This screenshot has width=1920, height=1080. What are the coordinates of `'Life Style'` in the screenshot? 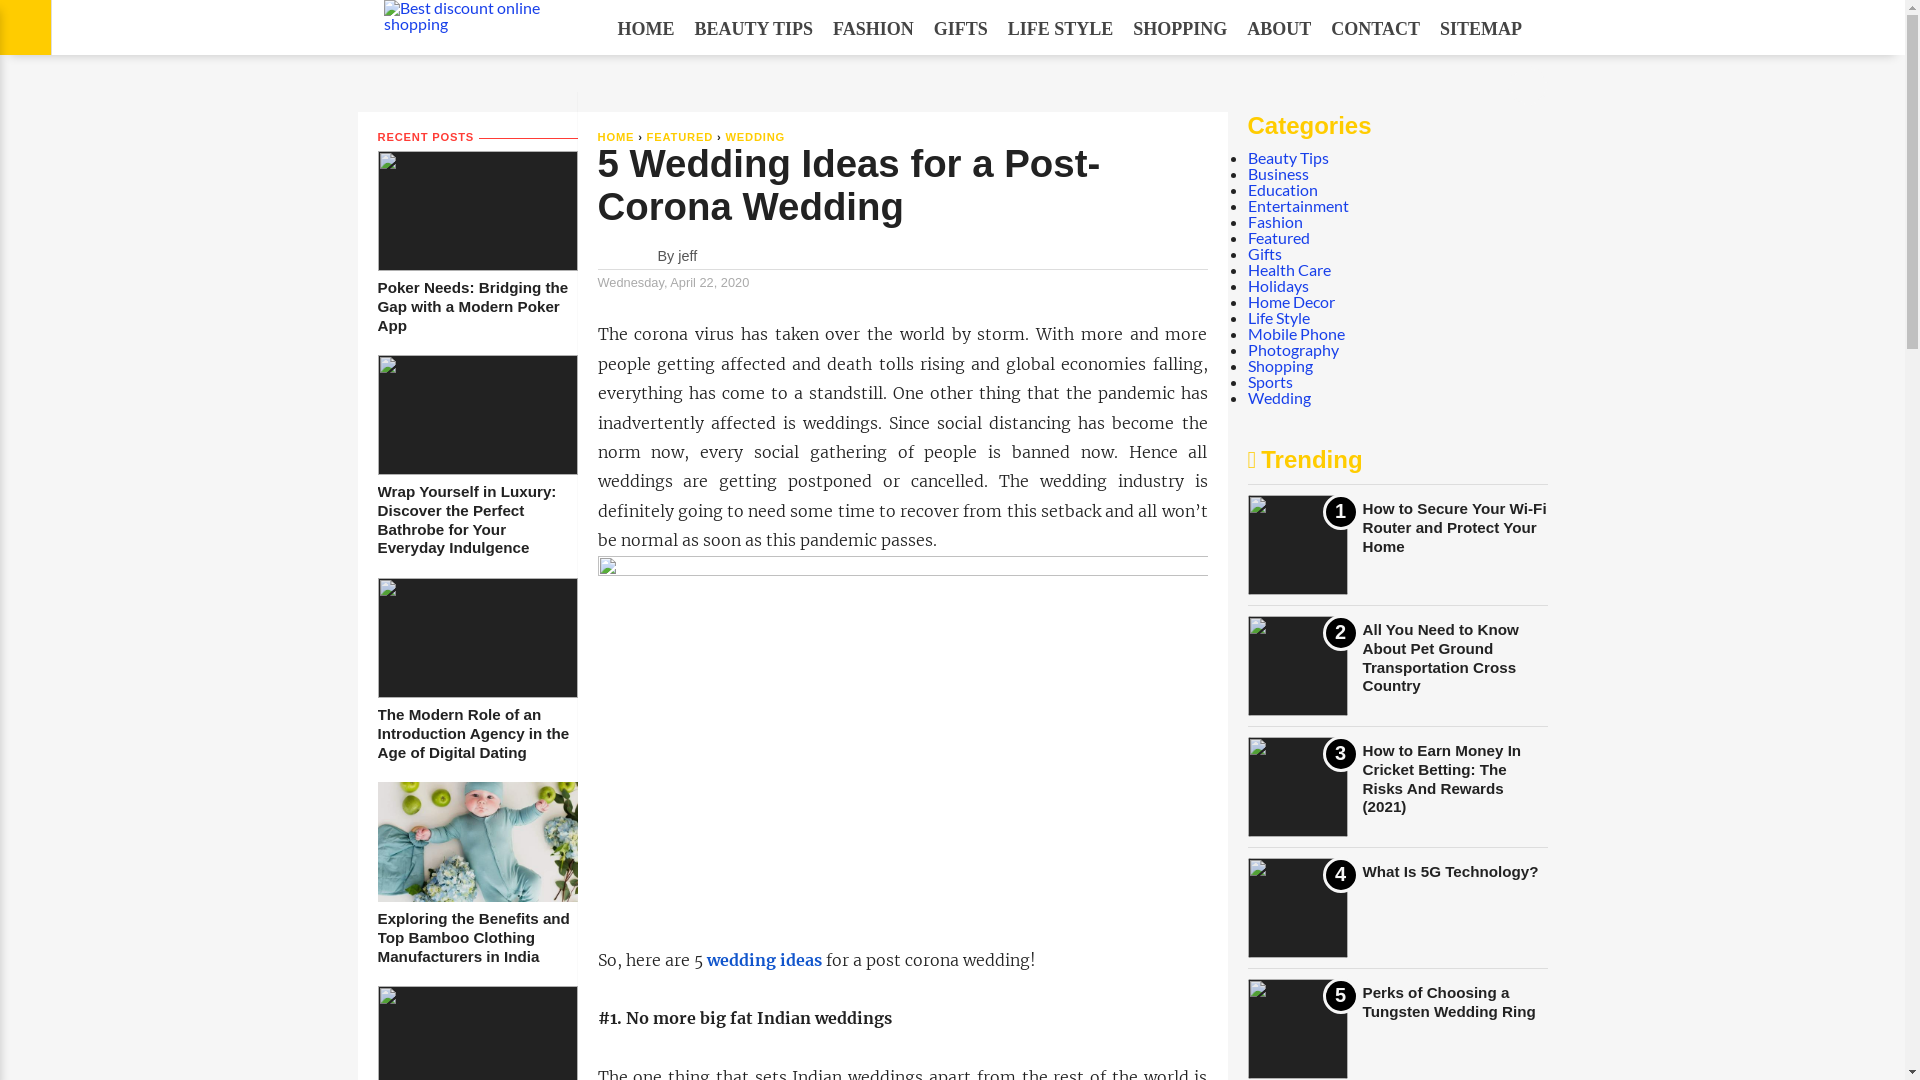 It's located at (1277, 316).